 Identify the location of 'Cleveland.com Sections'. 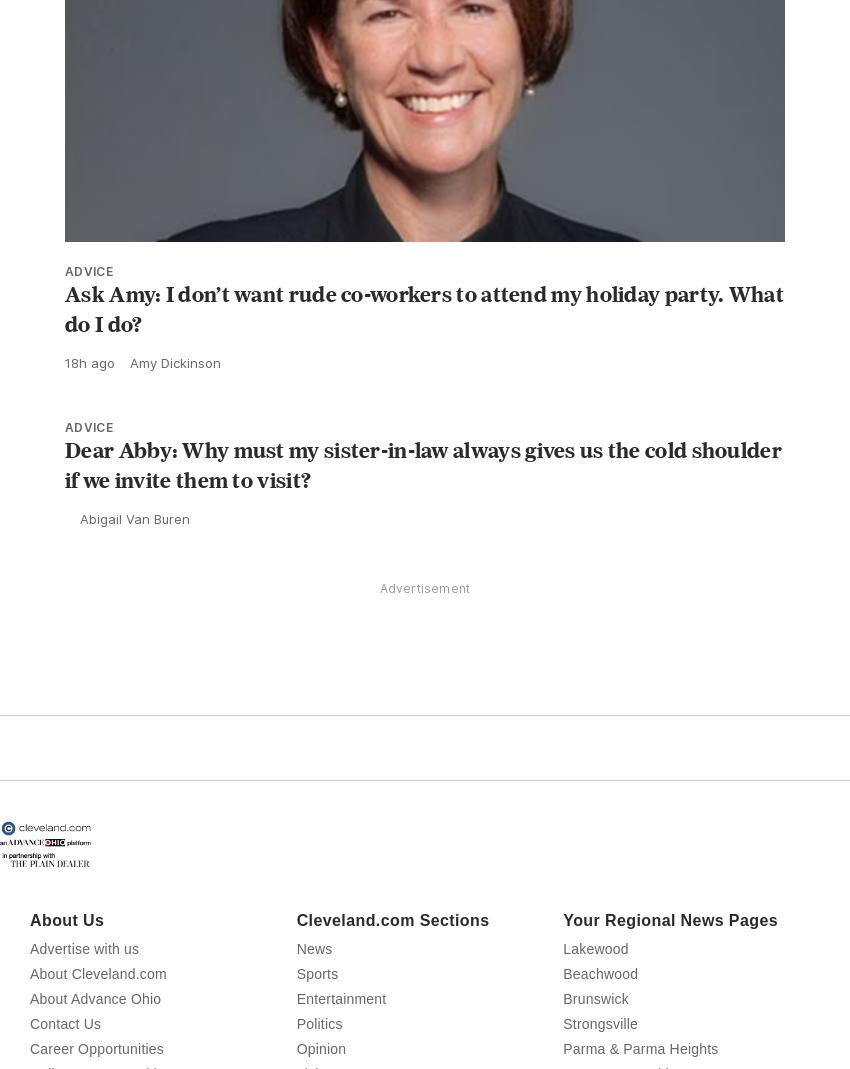
(392, 964).